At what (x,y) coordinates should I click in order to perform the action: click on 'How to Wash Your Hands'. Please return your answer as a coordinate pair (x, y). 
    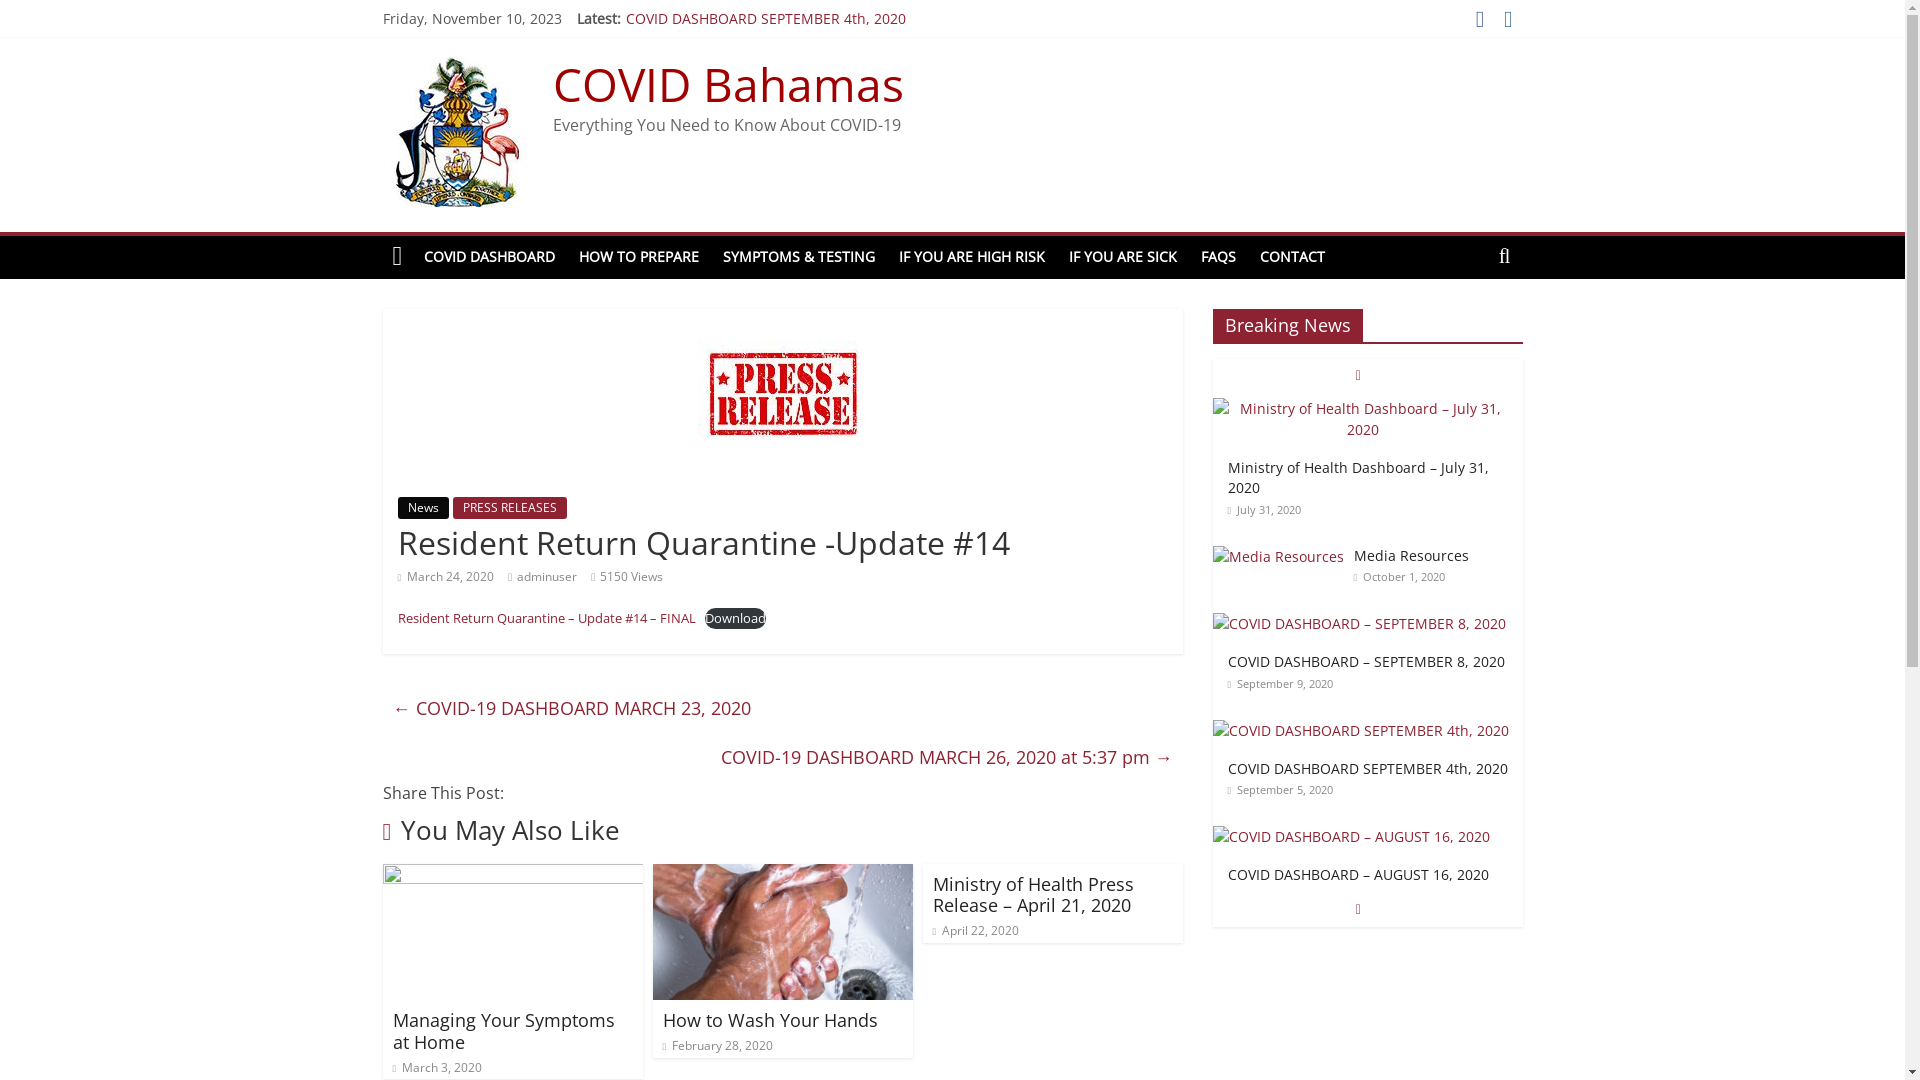
    Looking at the image, I should click on (768, 1019).